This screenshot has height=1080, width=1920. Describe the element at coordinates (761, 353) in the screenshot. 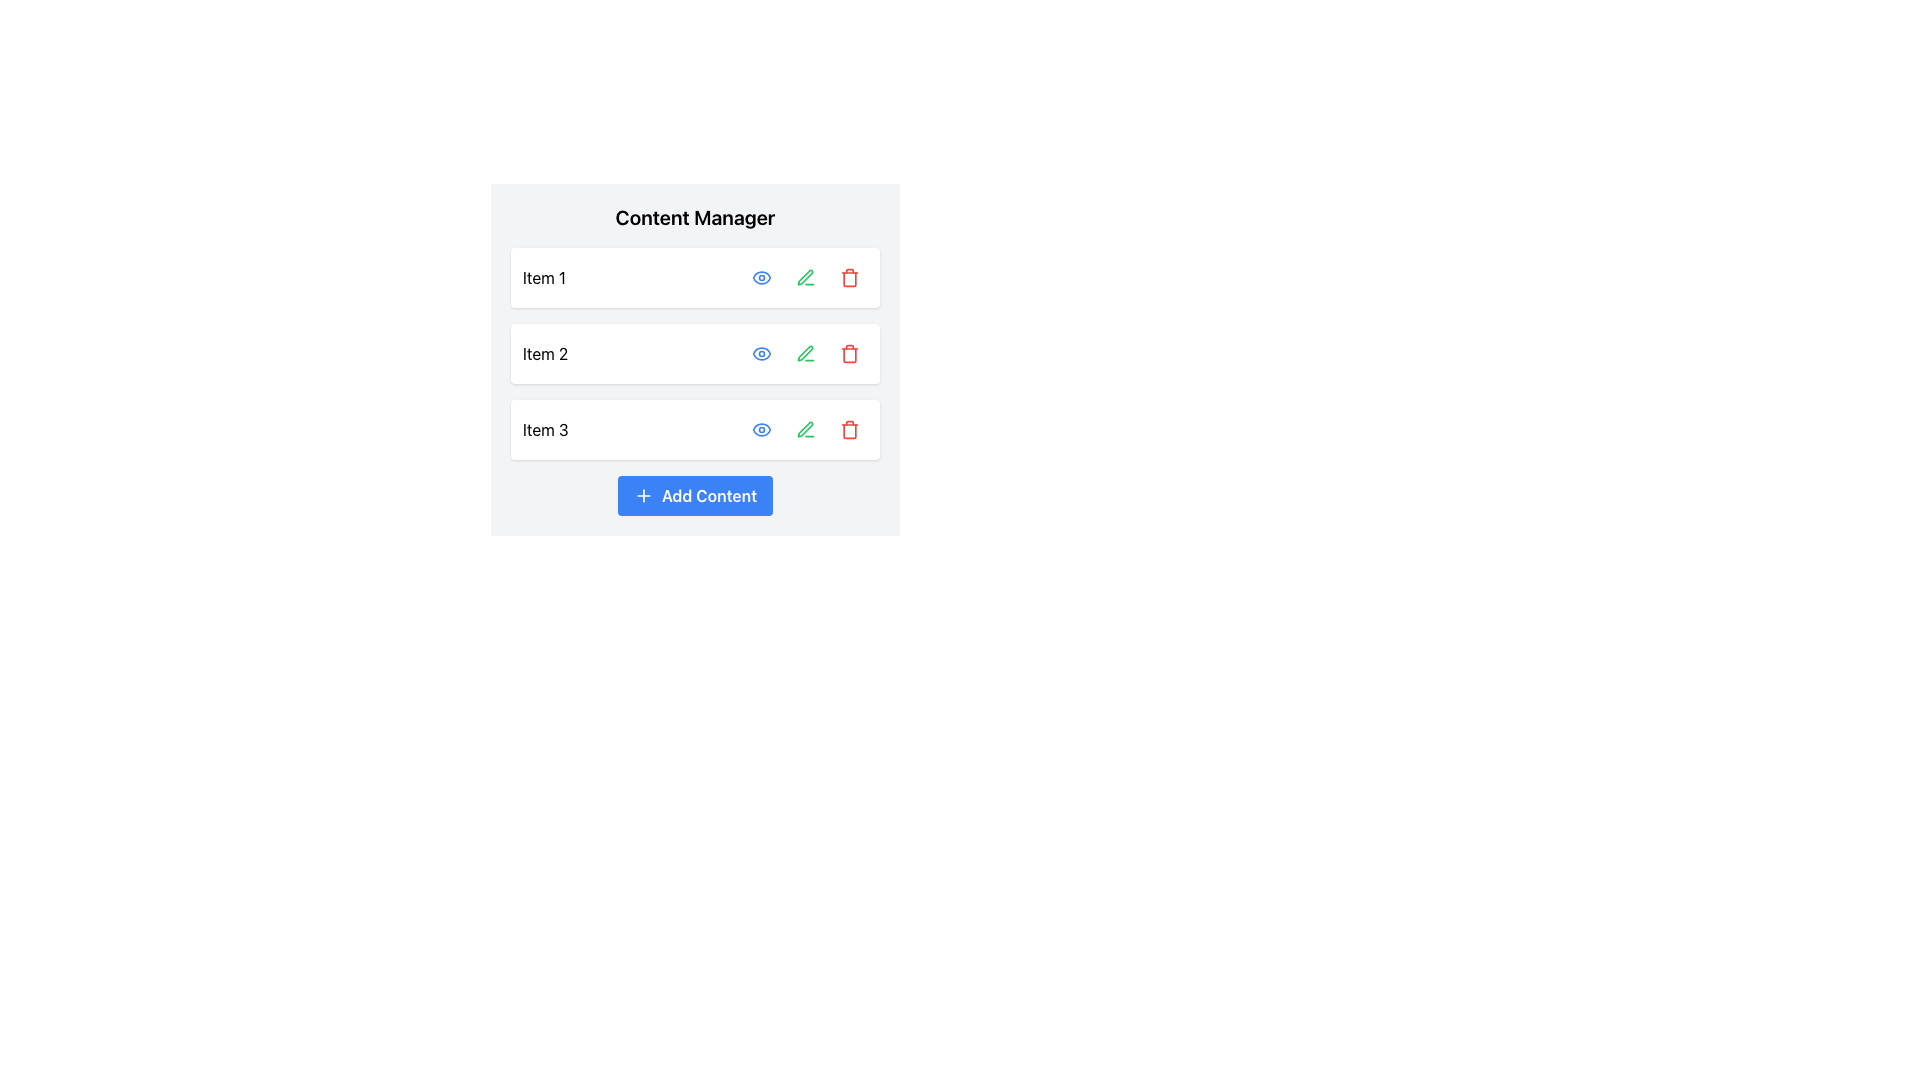

I see `the small blue eye icon button located beside 'Item 2' in the Content Manager section` at that location.